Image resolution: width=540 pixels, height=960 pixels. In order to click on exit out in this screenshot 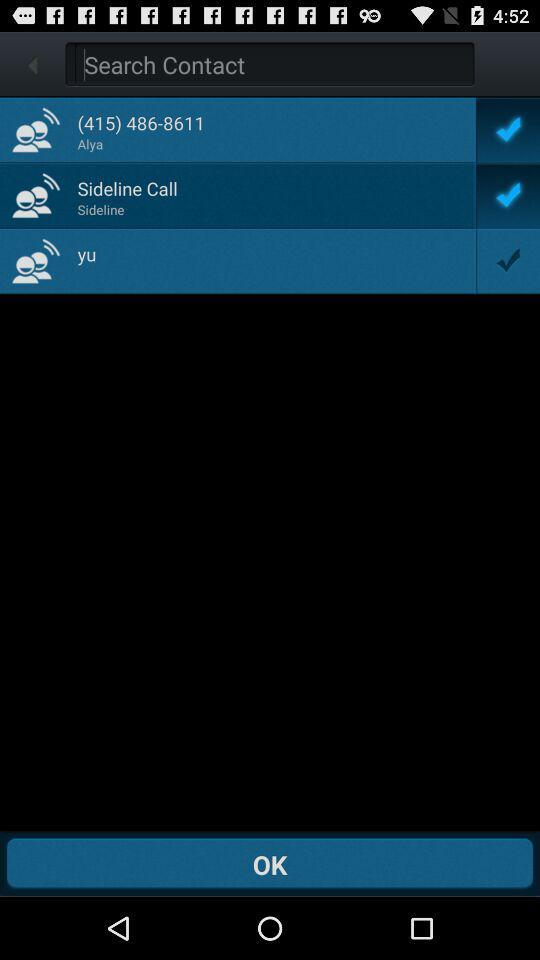, I will do `click(31, 64)`.